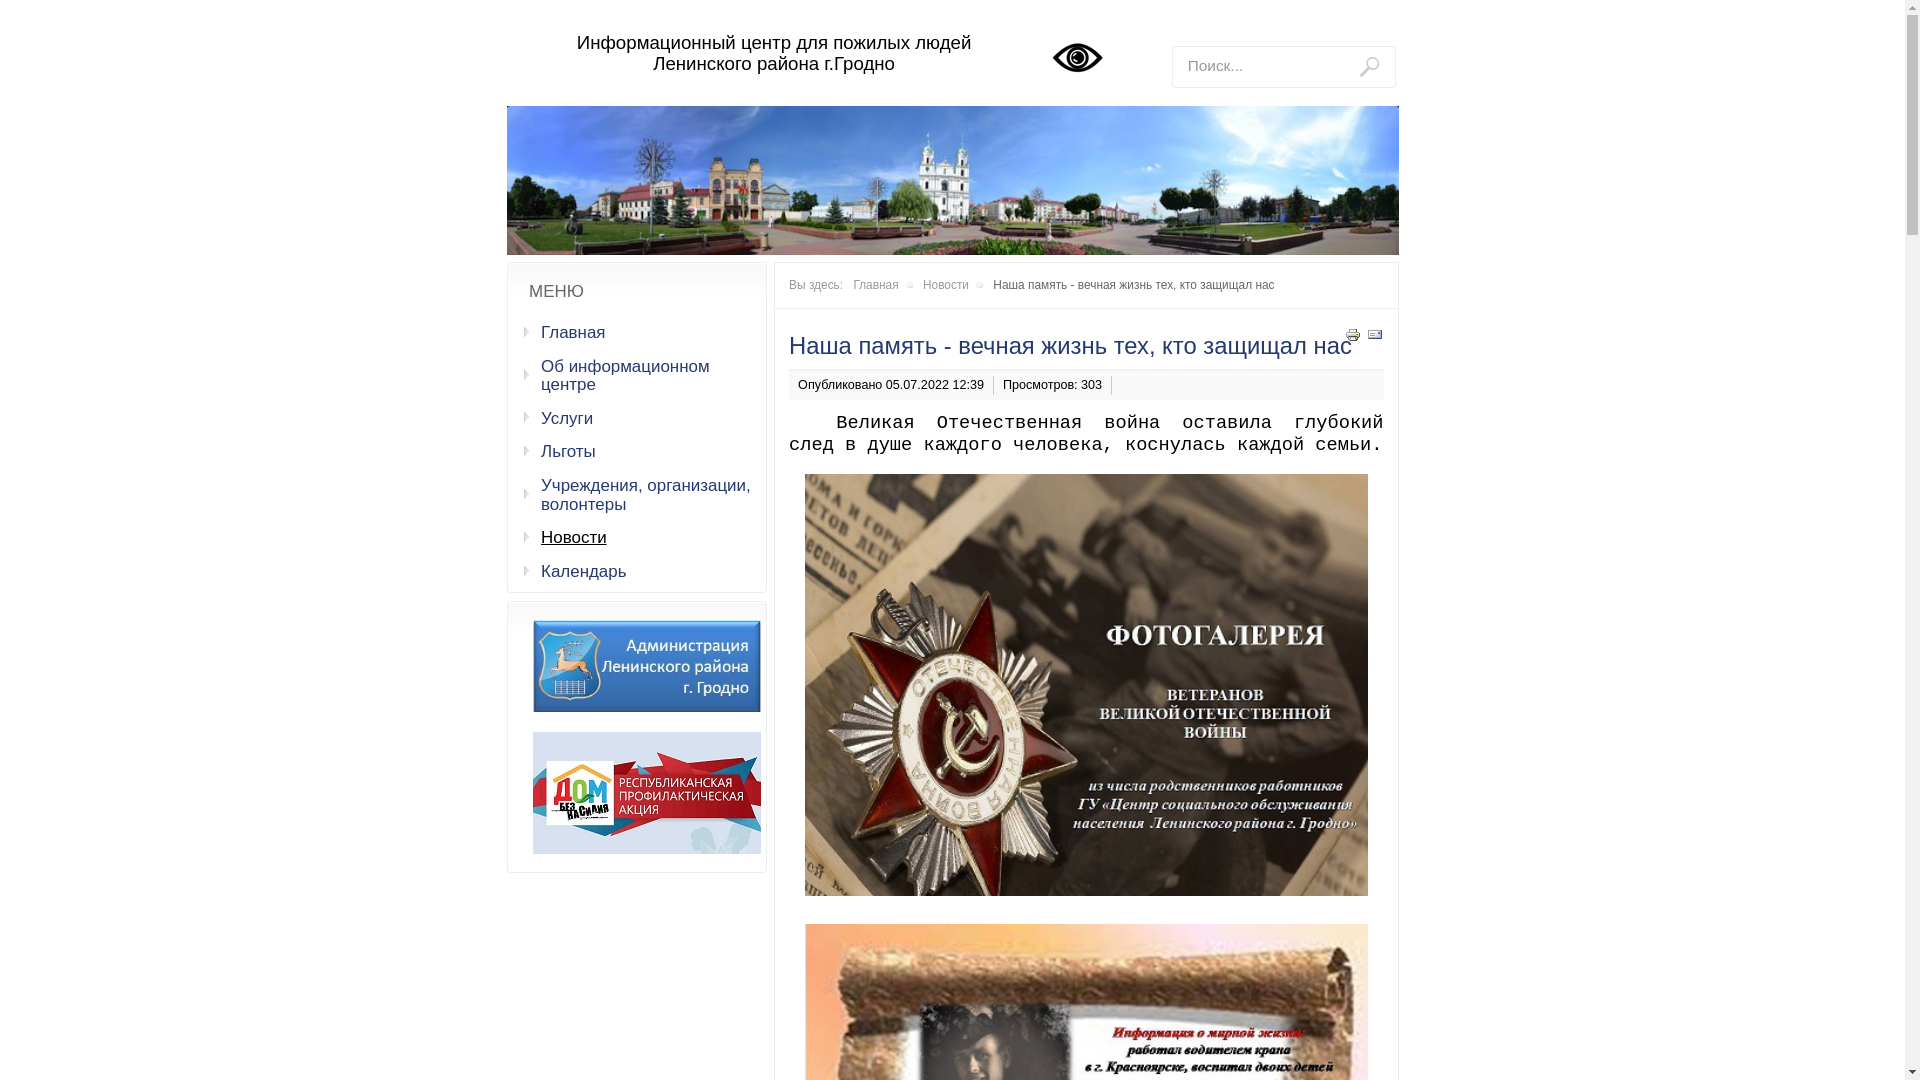  Describe the element at coordinates (1372, 337) in the screenshot. I see `'E-mail'` at that location.